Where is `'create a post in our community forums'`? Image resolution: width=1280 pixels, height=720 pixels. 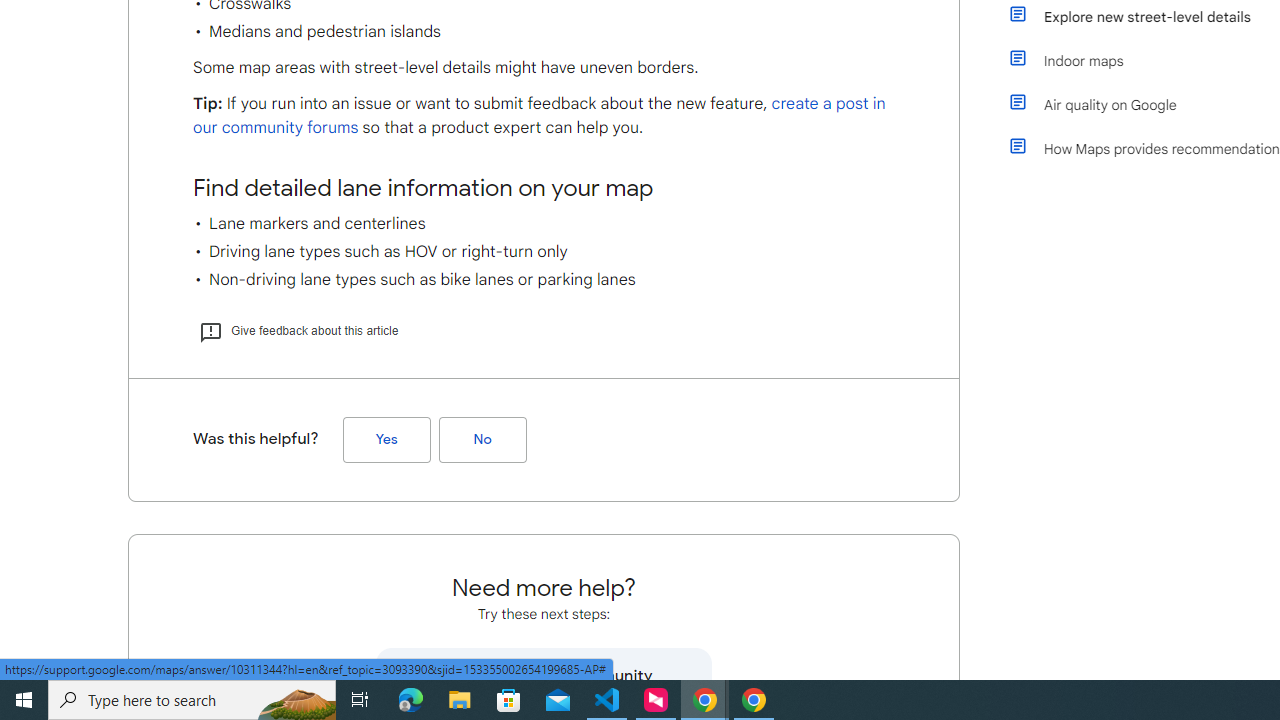 'create a post in our community forums' is located at coordinates (539, 116).